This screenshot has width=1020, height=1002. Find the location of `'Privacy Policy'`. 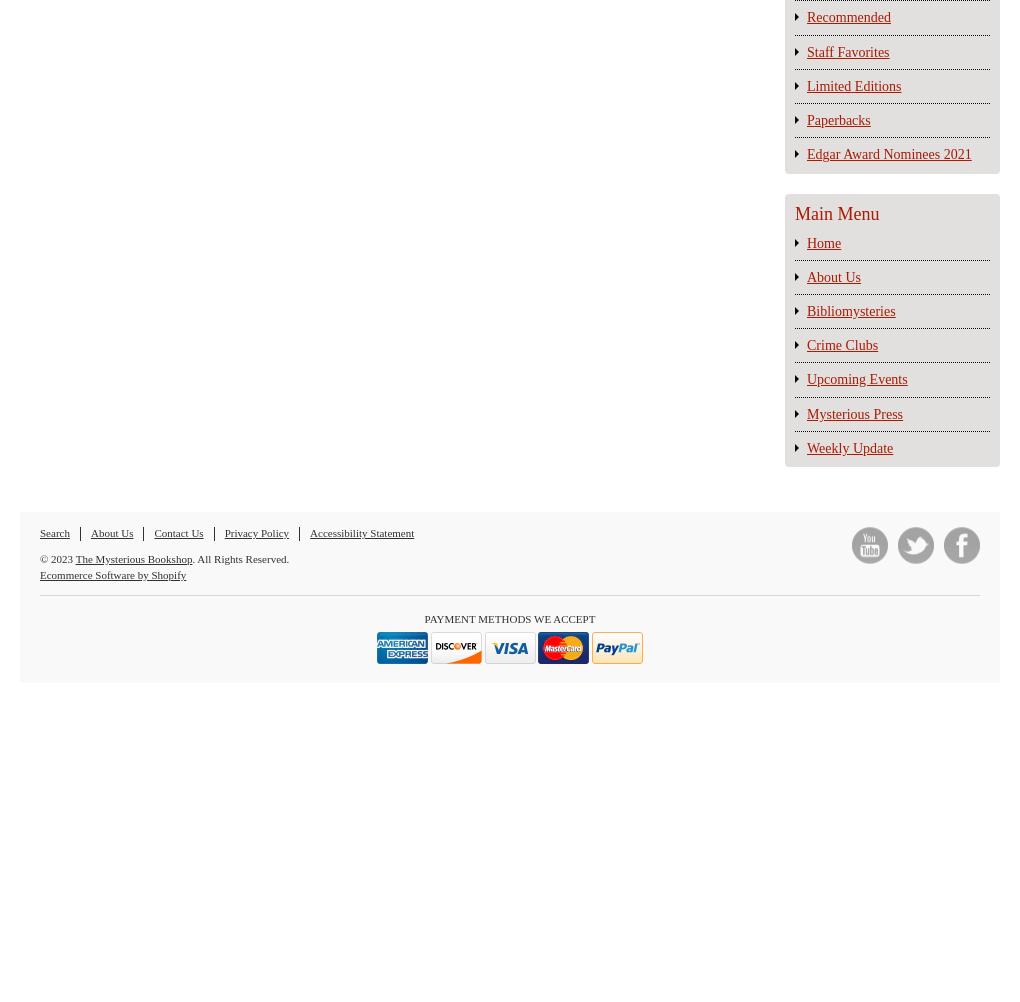

'Privacy Policy' is located at coordinates (255, 532).